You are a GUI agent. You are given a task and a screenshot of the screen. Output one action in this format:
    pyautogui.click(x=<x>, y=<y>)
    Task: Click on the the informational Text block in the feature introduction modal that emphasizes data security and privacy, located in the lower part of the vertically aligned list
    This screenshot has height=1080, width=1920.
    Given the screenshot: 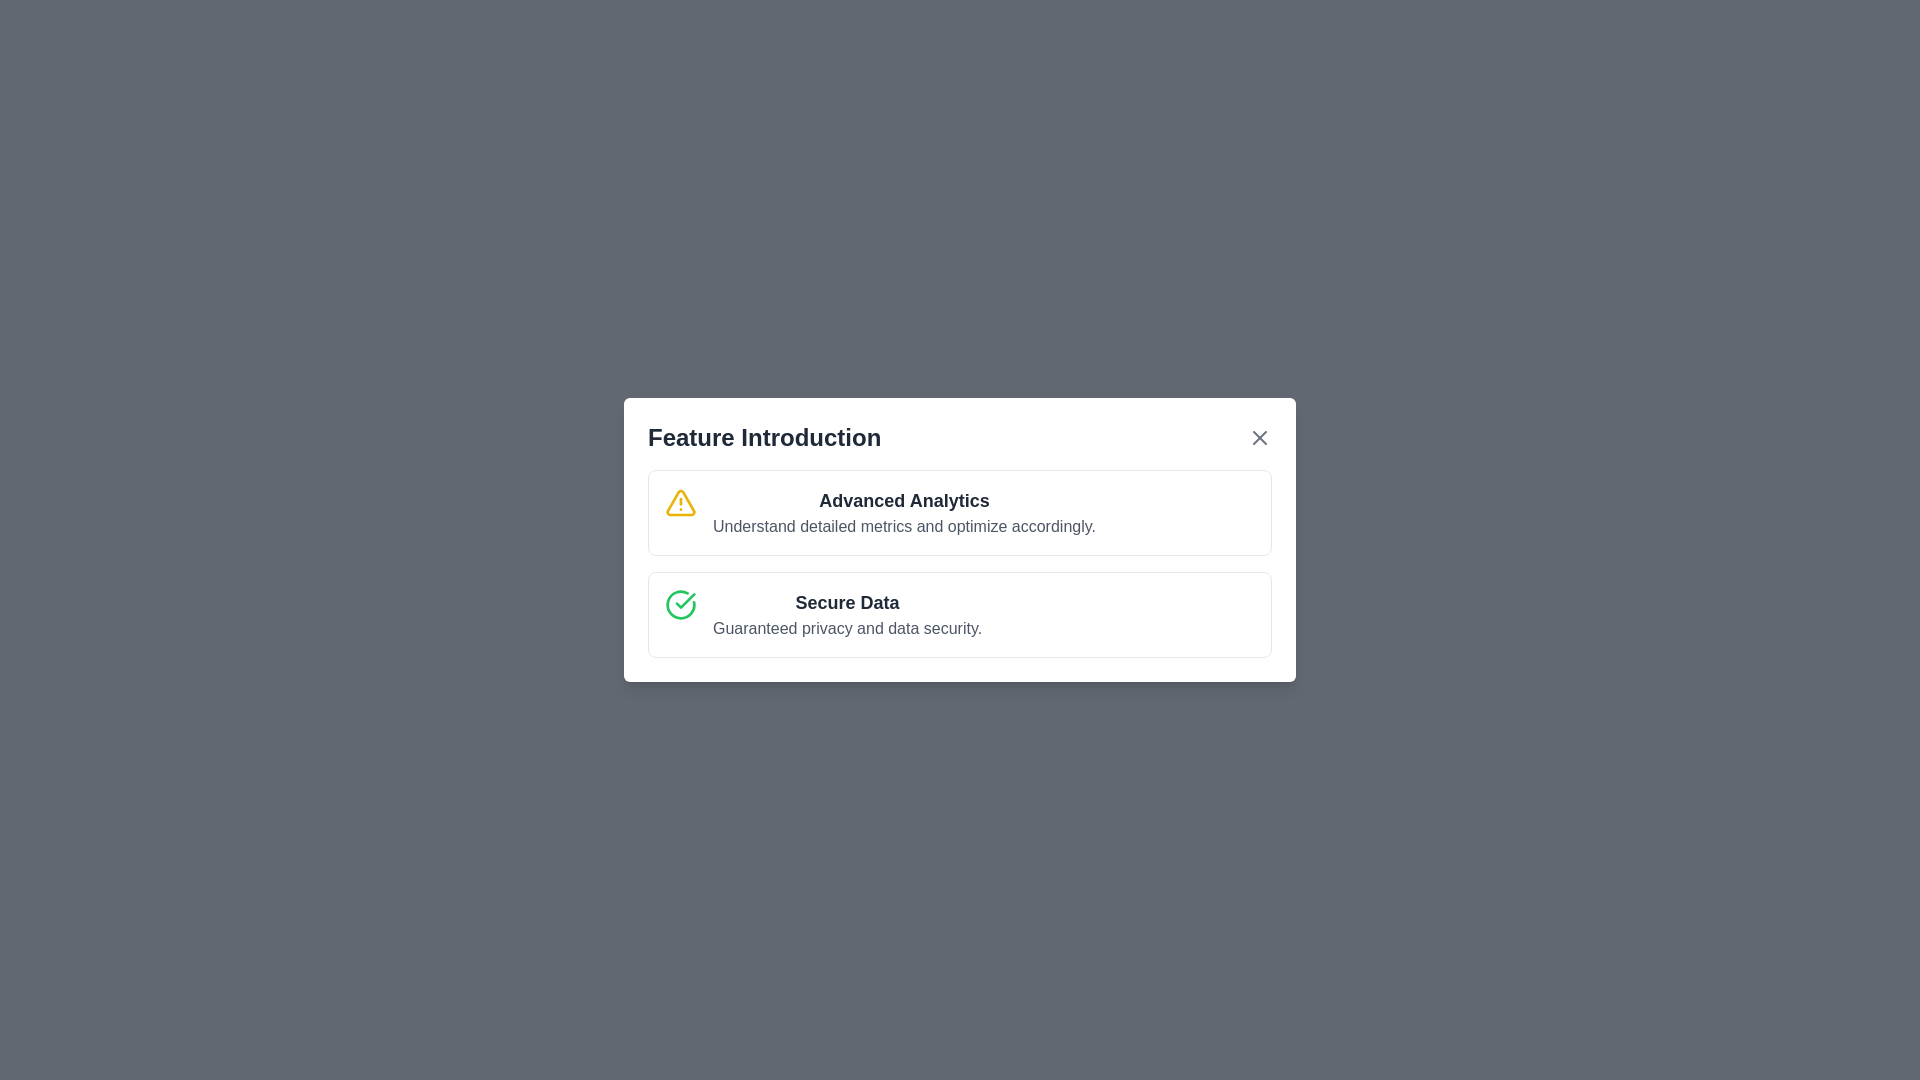 What is the action you would take?
    pyautogui.click(x=847, y=613)
    